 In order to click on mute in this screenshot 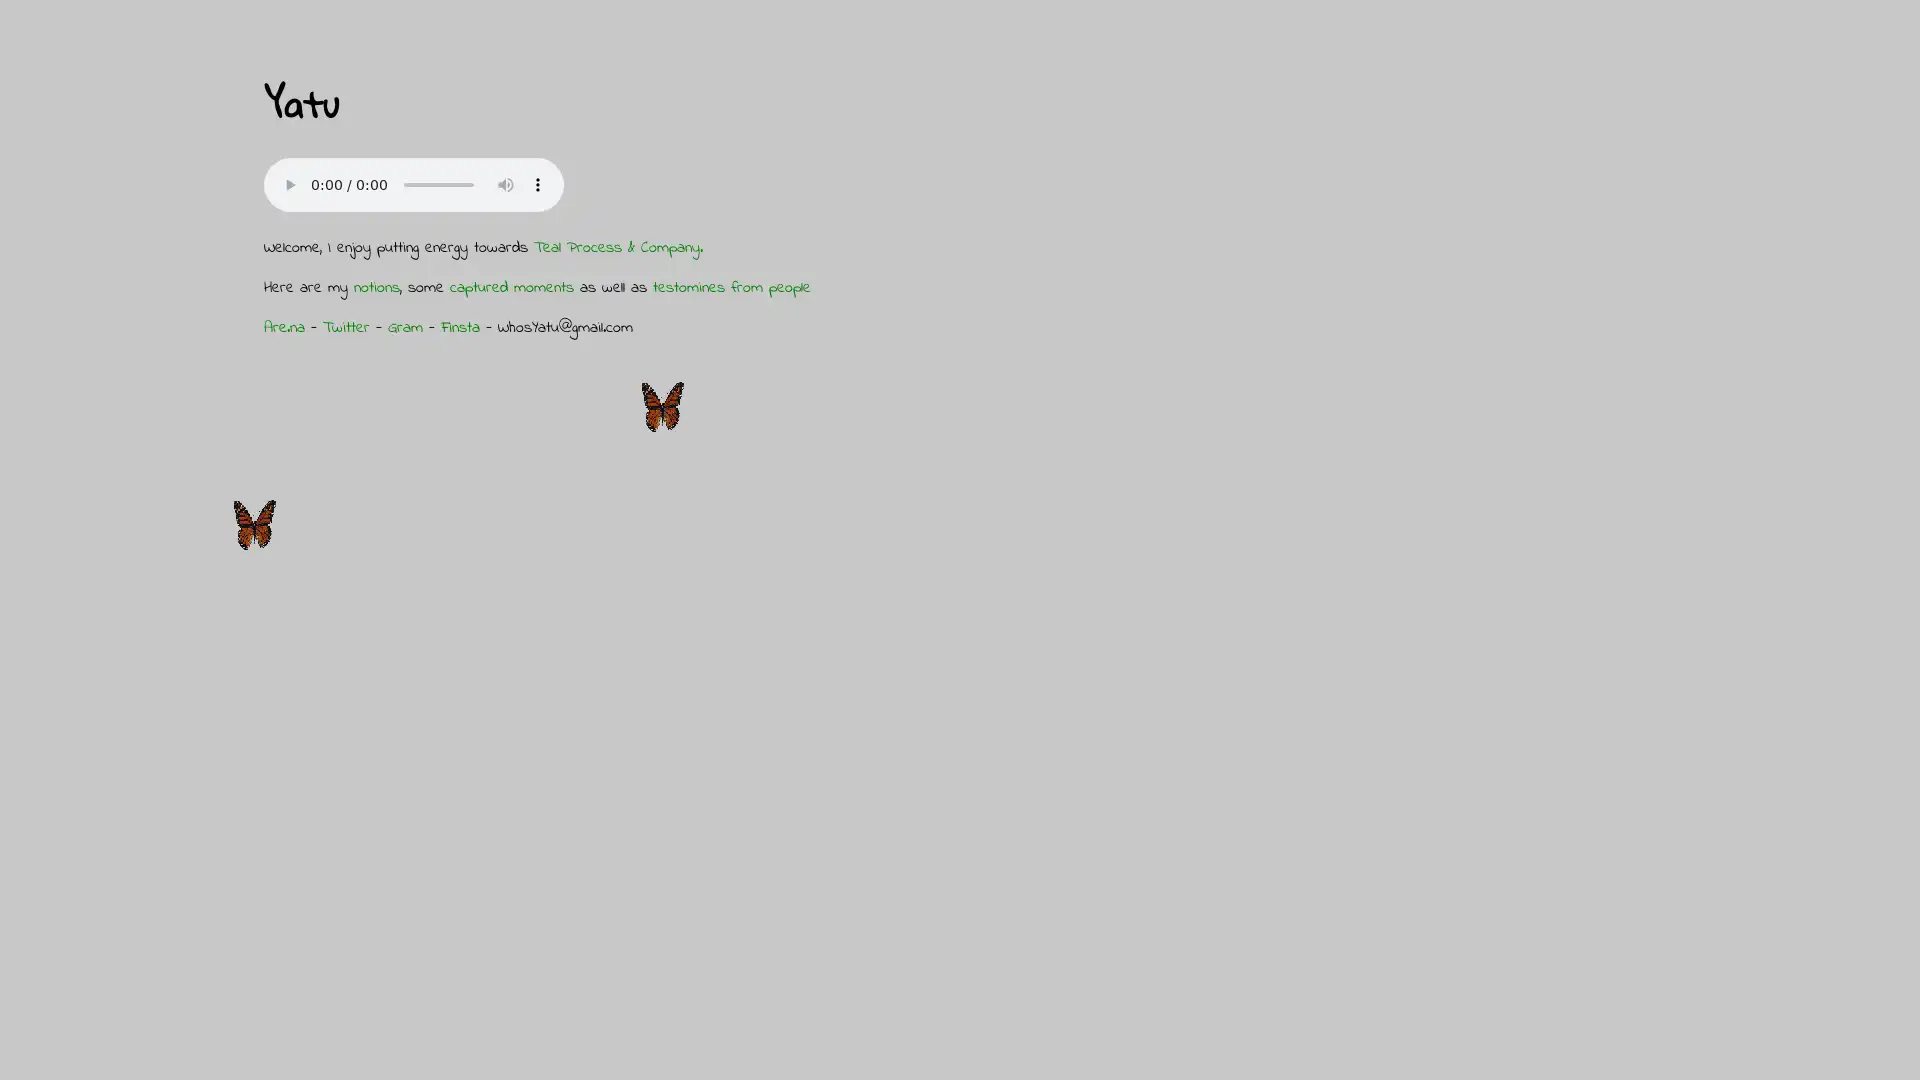, I will do `click(505, 184)`.